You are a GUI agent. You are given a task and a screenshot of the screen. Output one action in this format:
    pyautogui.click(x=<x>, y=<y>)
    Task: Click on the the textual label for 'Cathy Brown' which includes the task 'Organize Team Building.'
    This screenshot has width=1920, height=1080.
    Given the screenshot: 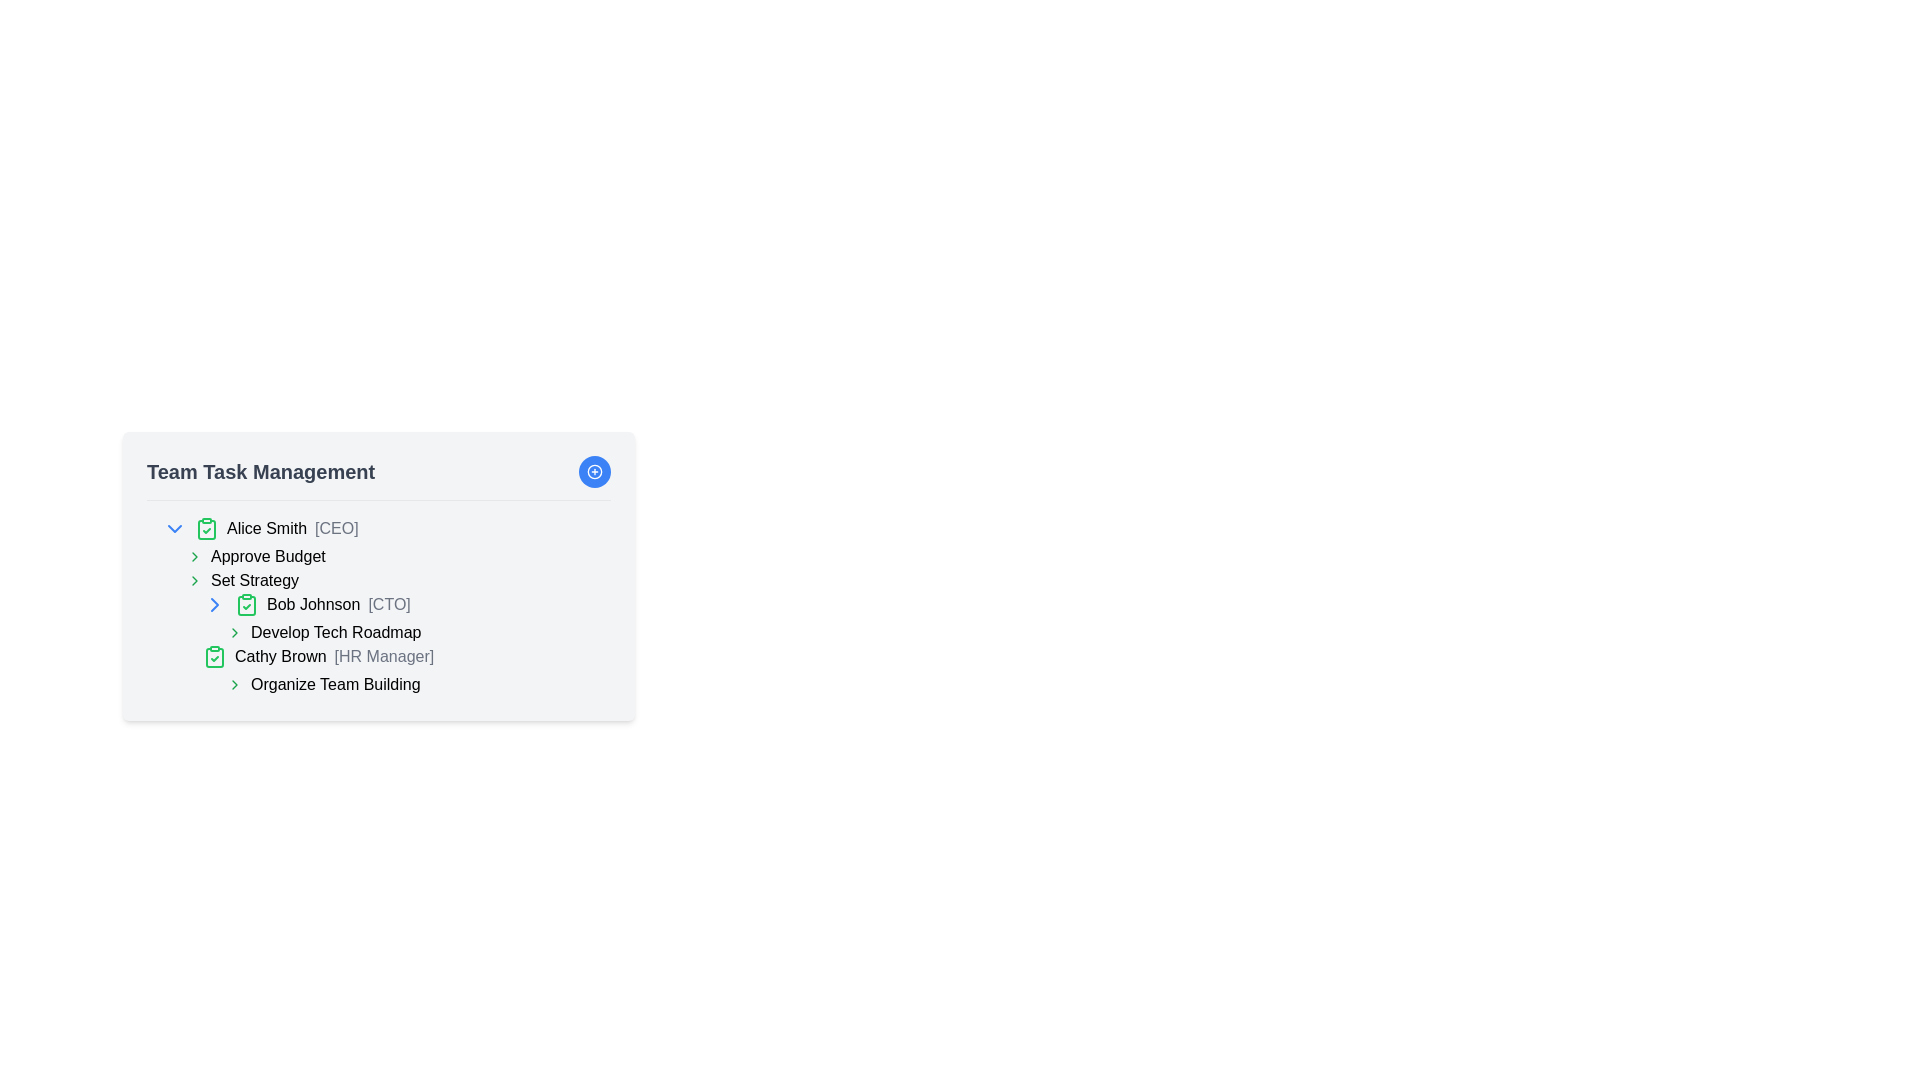 What is the action you would take?
    pyautogui.click(x=406, y=671)
    